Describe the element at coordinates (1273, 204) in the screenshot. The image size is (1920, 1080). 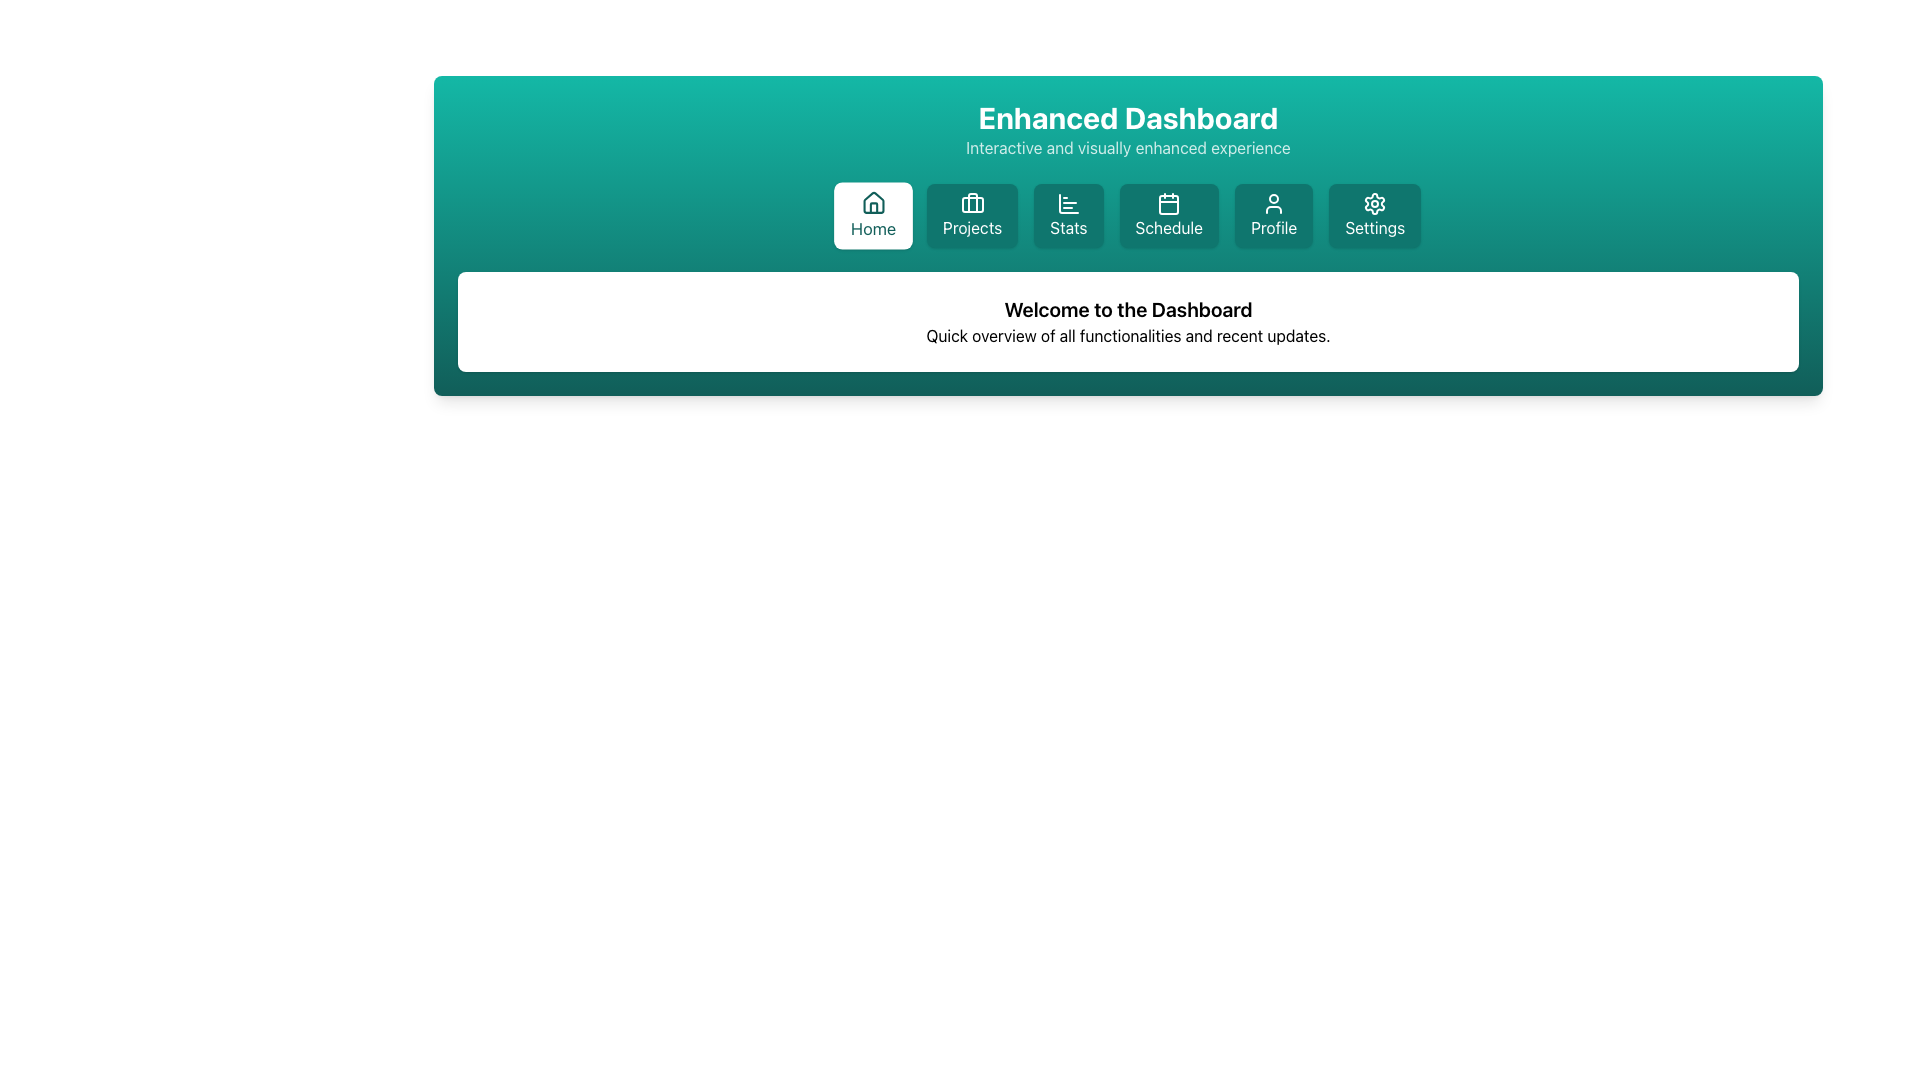
I see `the user profile icon, which is a minimalist line-style illustration of a person, located within the 'Profile' button in the navigation bar` at that location.